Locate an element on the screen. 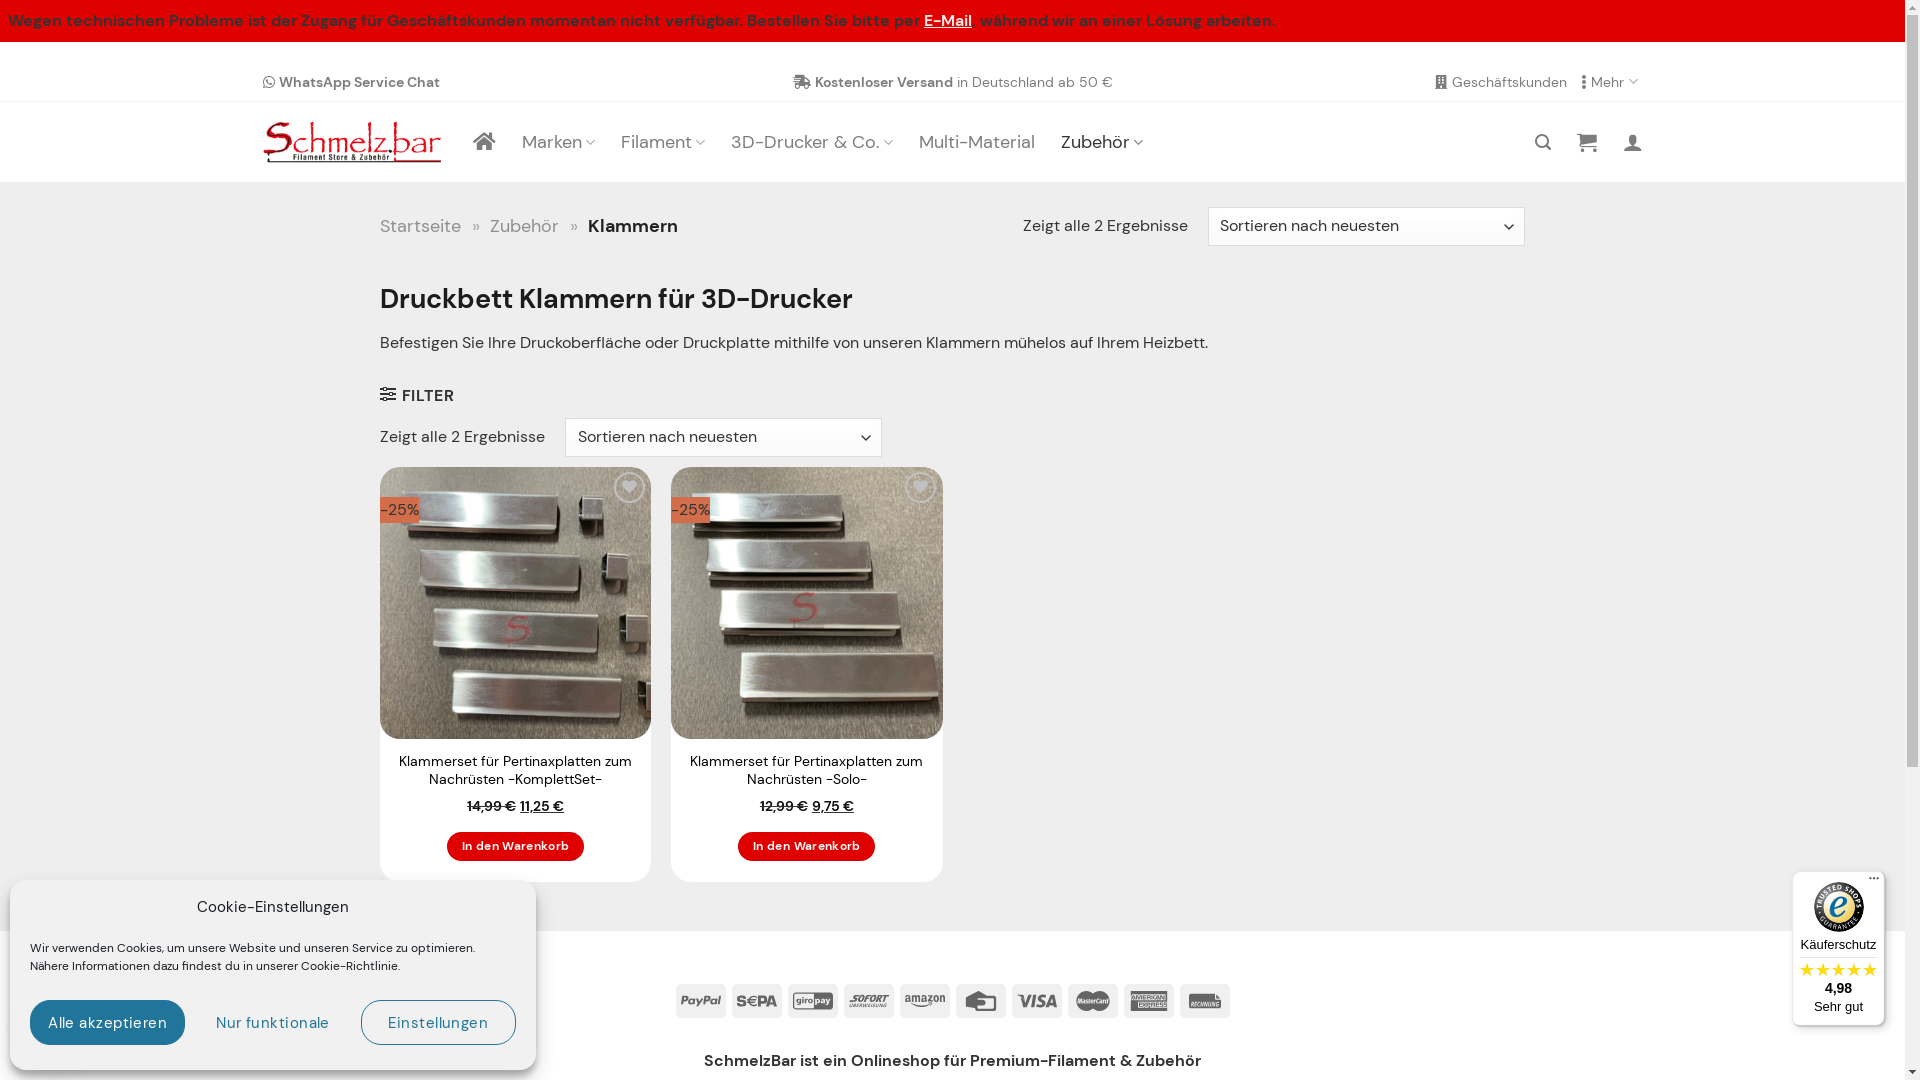 This screenshot has height=1080, width=1920. 'E-Mail' is located at coordinates (947, 20).